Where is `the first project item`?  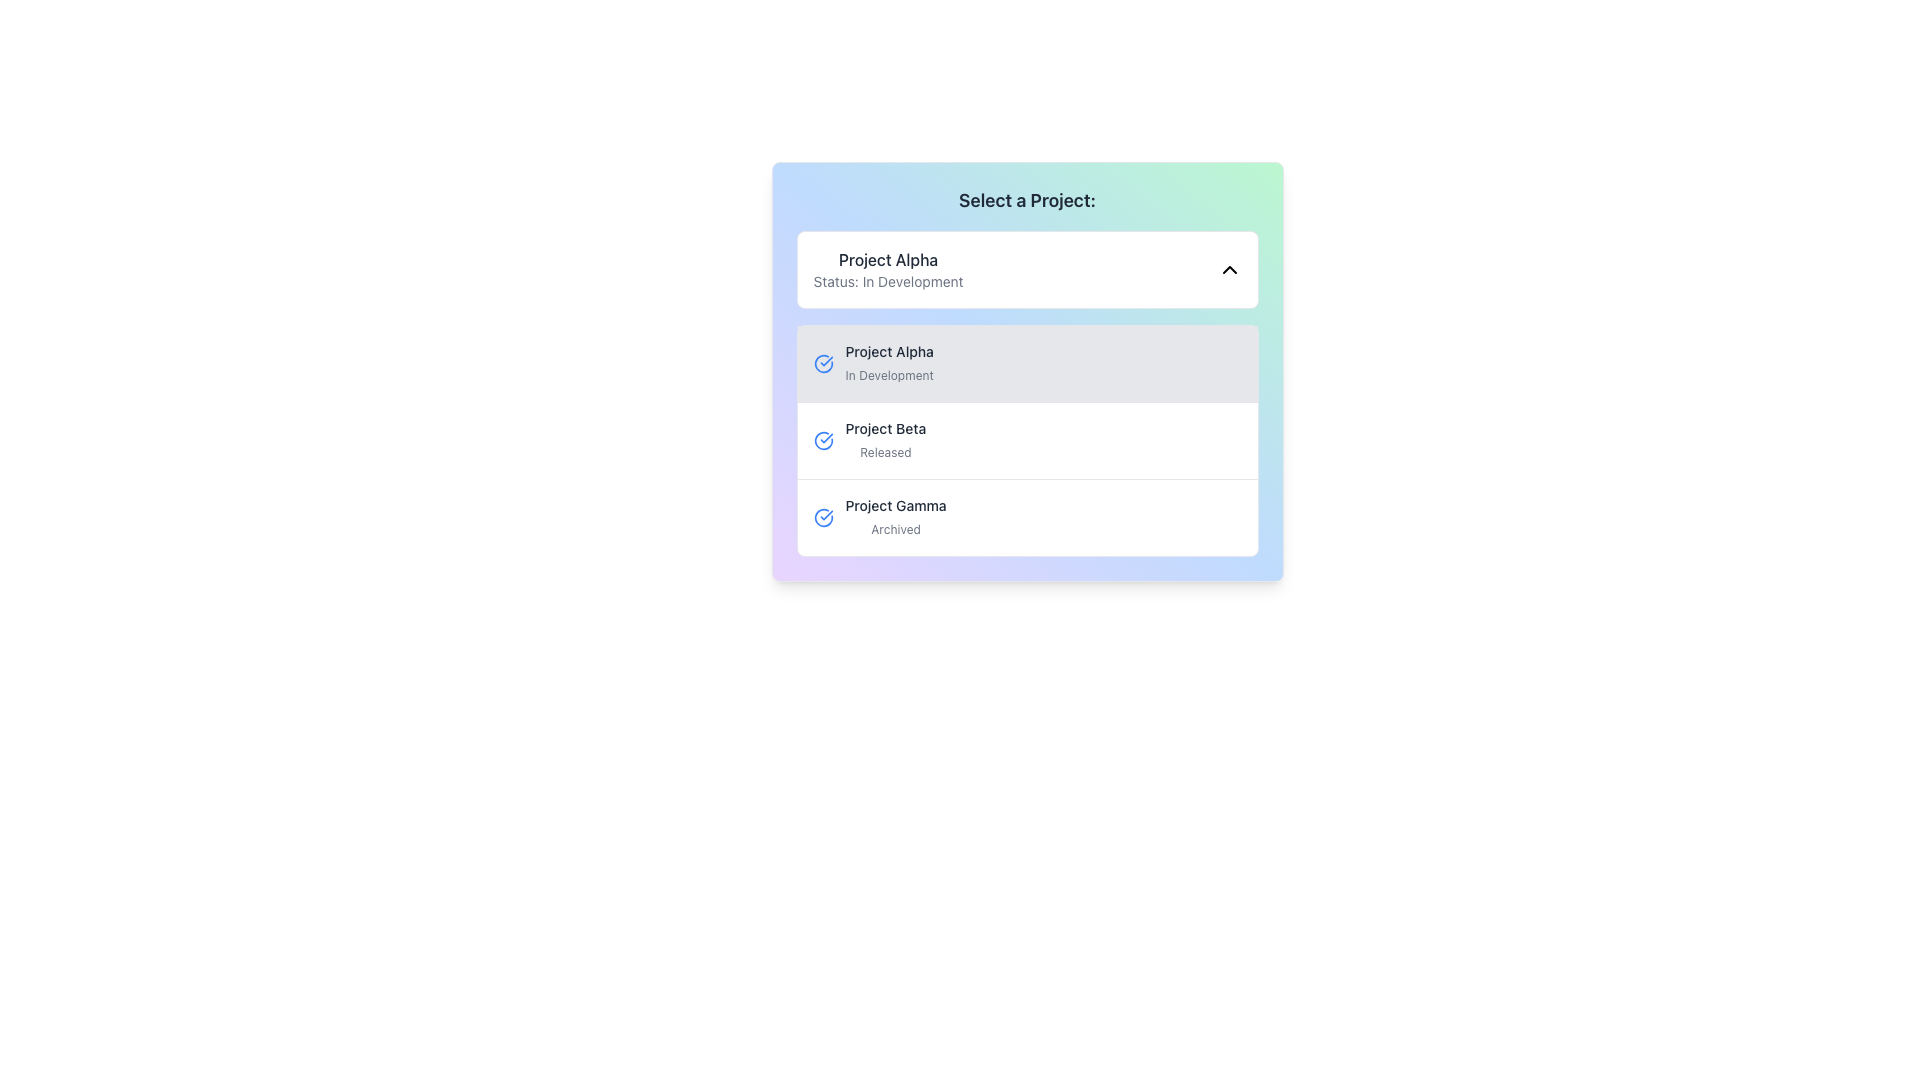
the first project item is located at coordinates (1027, 371).